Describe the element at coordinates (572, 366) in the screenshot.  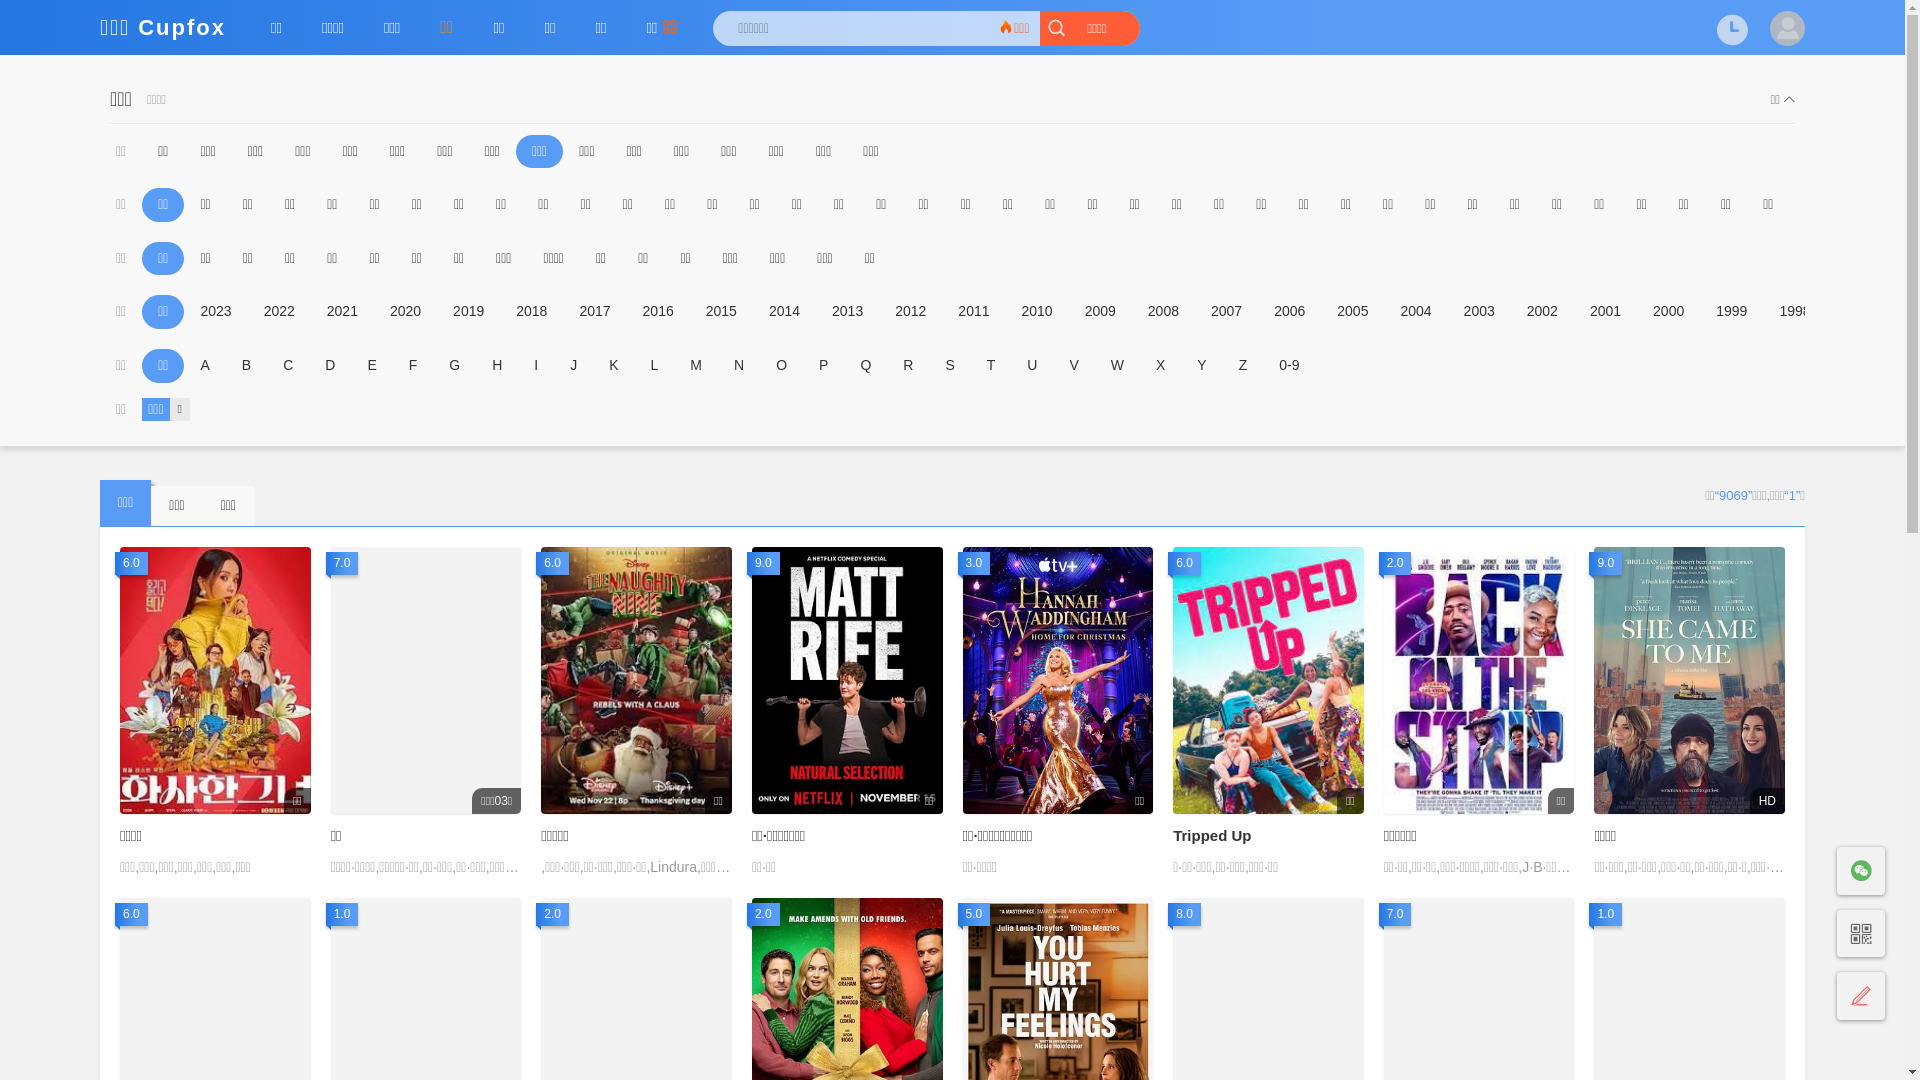
I see `'J'` at that location.